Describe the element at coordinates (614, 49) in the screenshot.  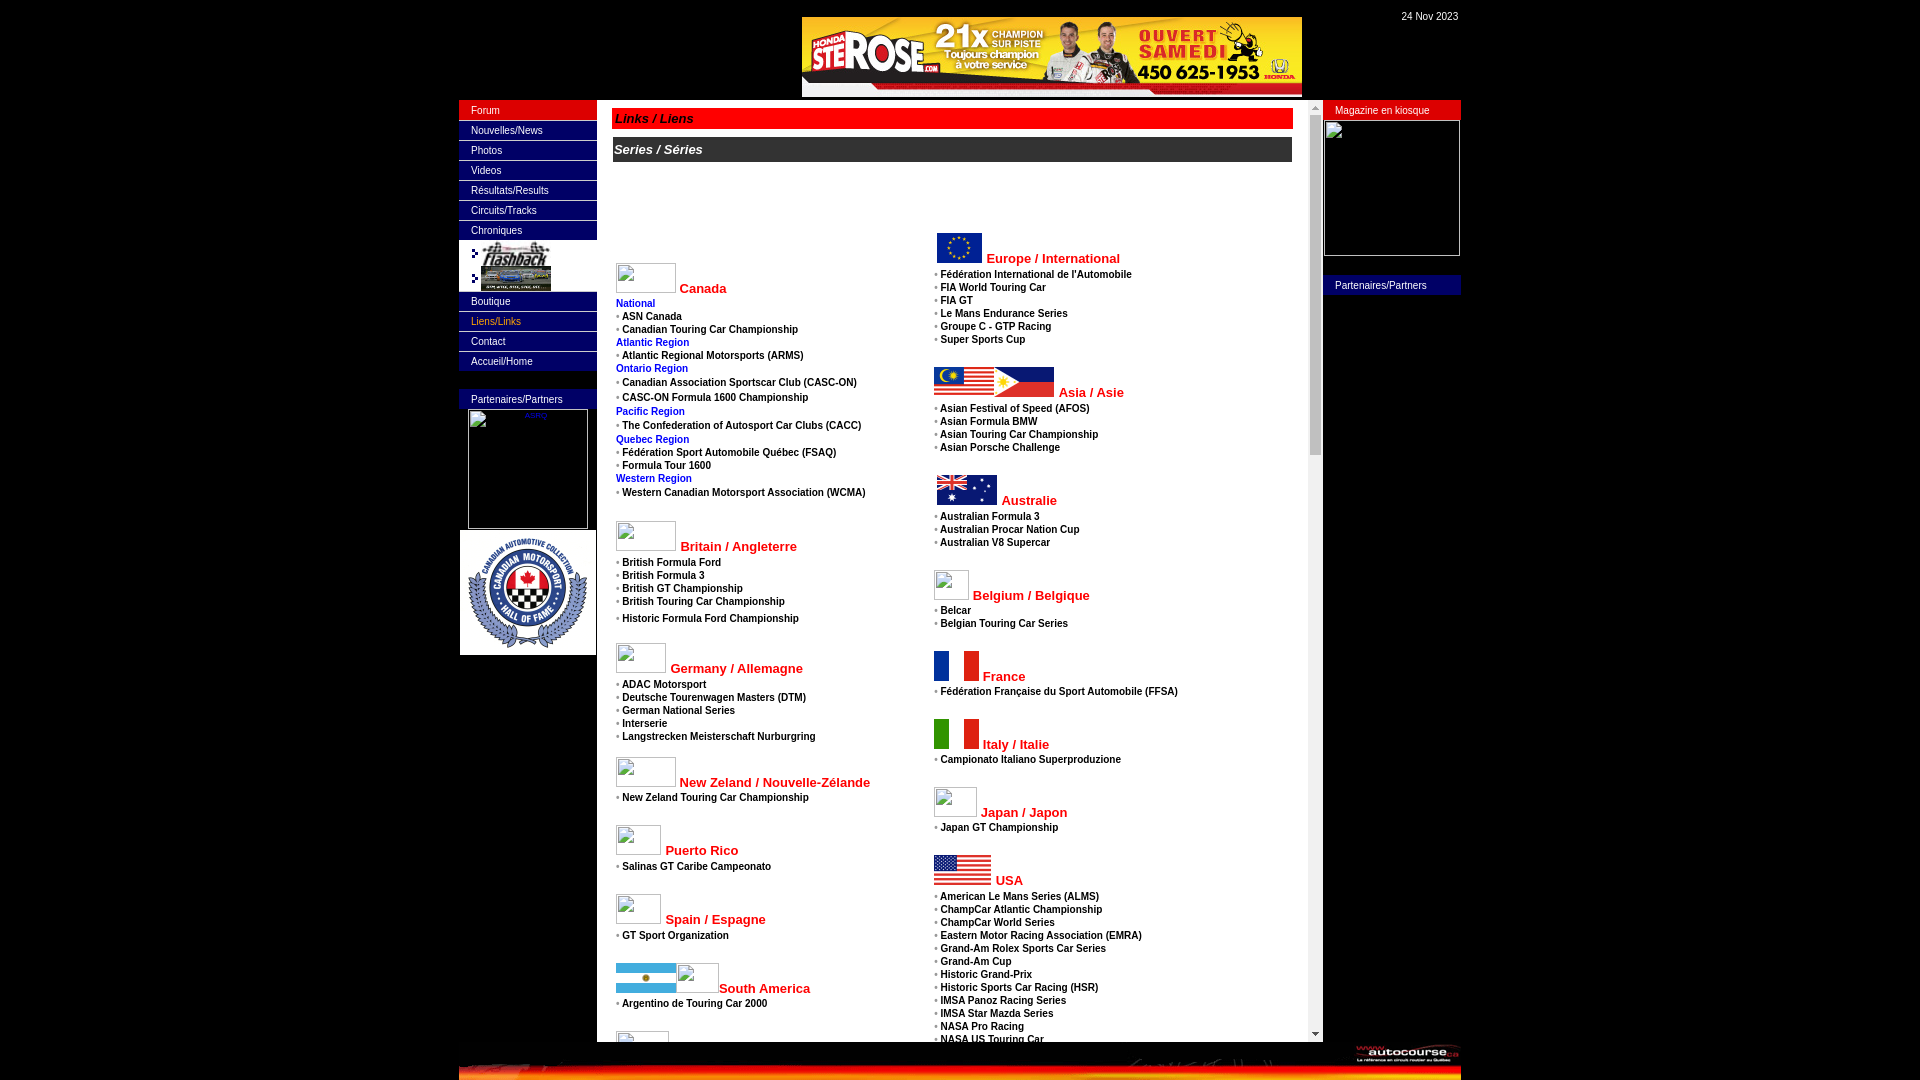
I see `' '` at that location.